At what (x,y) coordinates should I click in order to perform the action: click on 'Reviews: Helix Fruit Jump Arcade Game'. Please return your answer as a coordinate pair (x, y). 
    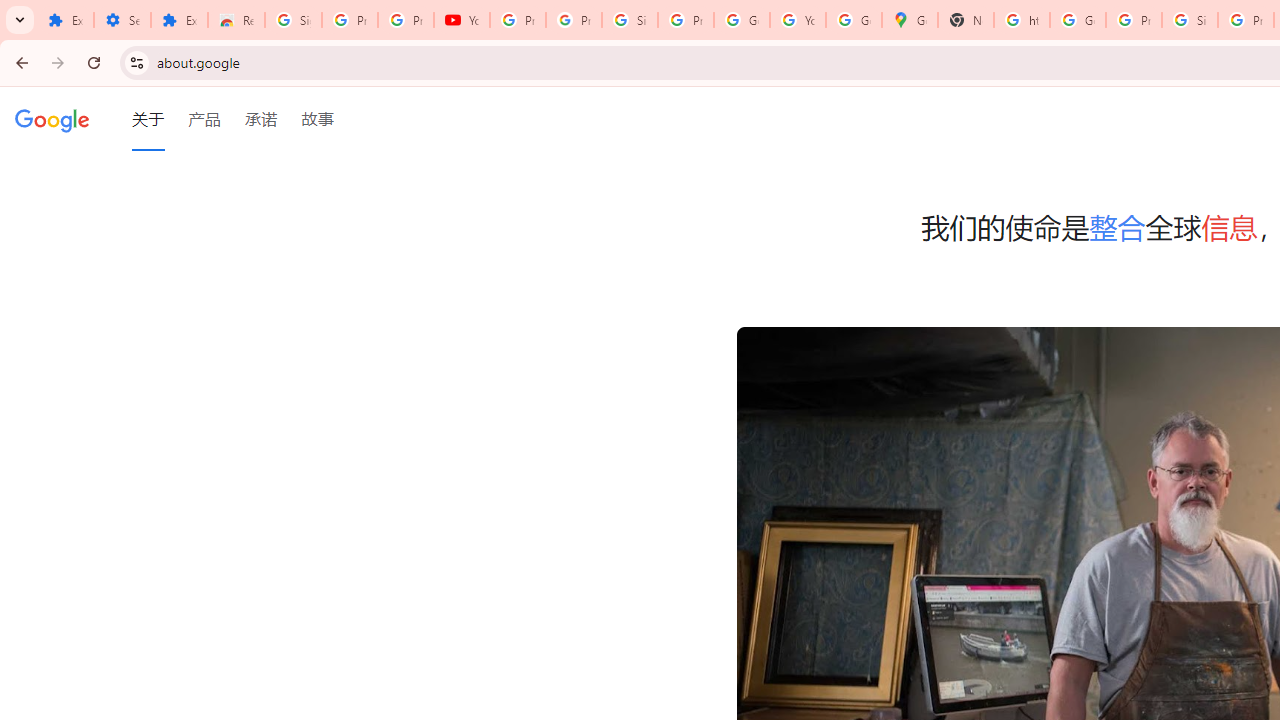
    Looking at the image, I should click on (236, 20).